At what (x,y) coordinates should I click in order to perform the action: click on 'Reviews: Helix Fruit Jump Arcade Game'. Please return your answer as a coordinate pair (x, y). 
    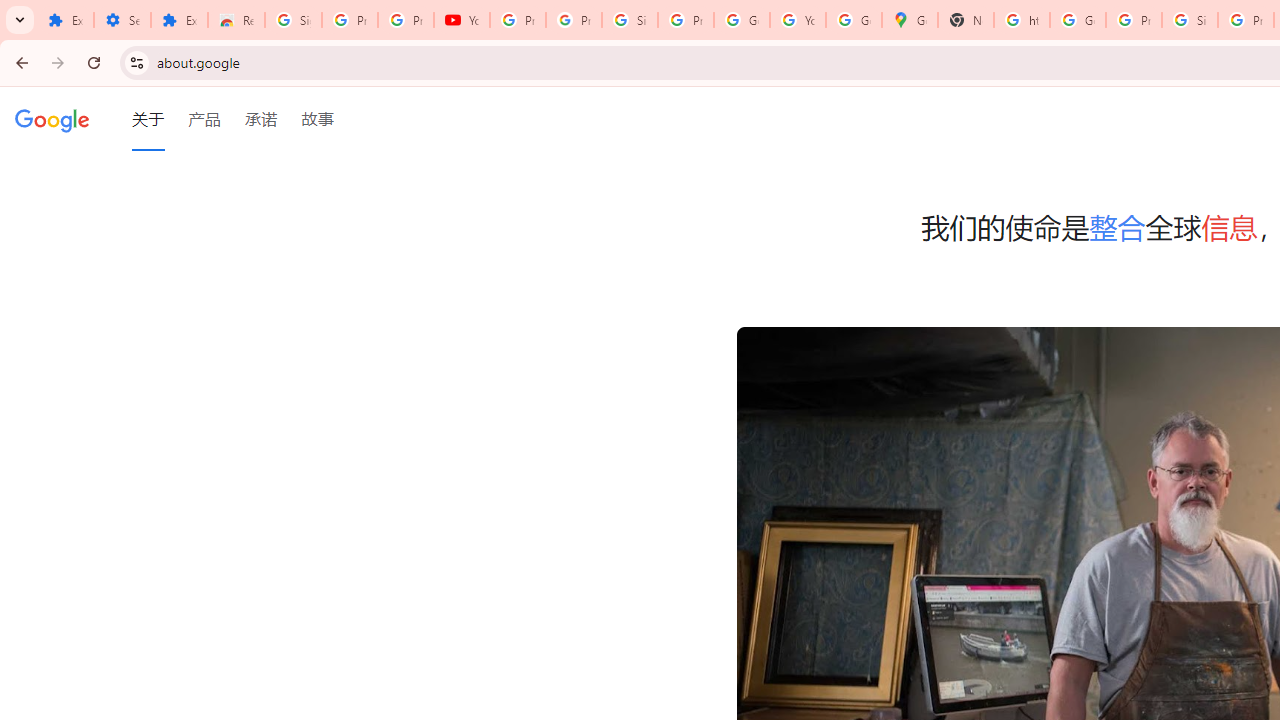
    Looking at the image, I should click on (236, 20).